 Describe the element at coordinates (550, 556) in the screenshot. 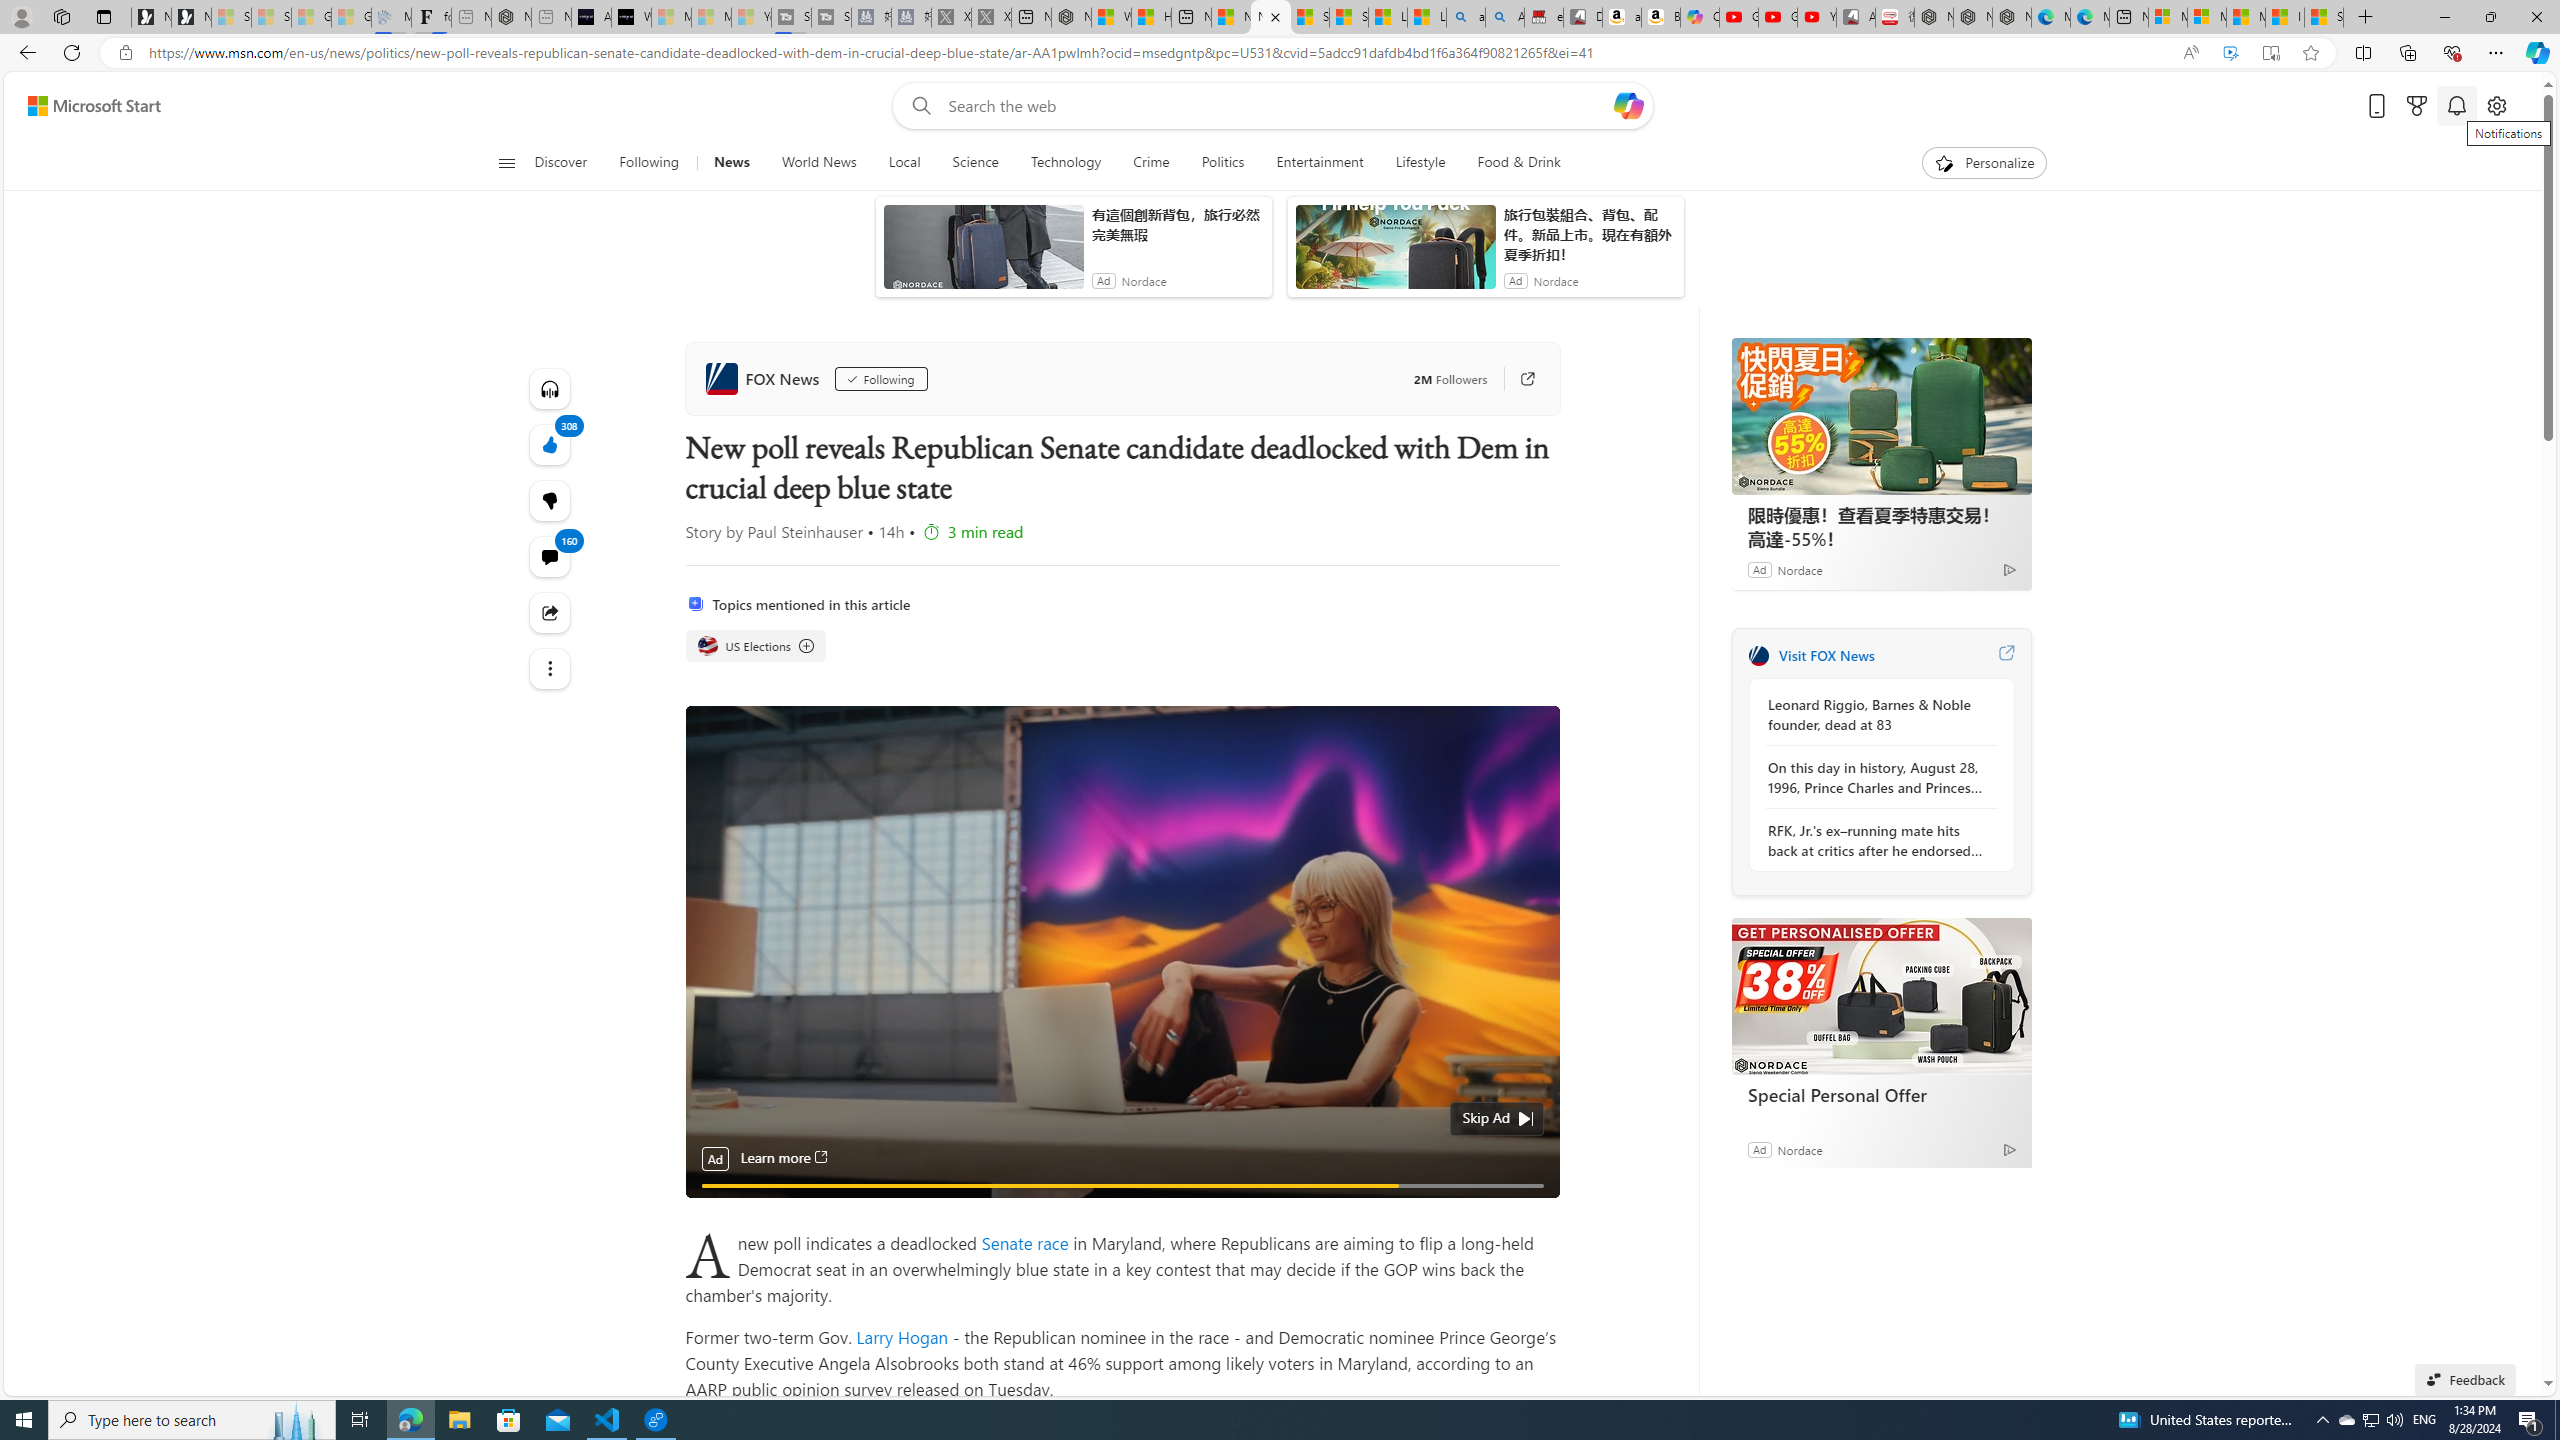

I see `'View comments 160 Comment'` at that location.